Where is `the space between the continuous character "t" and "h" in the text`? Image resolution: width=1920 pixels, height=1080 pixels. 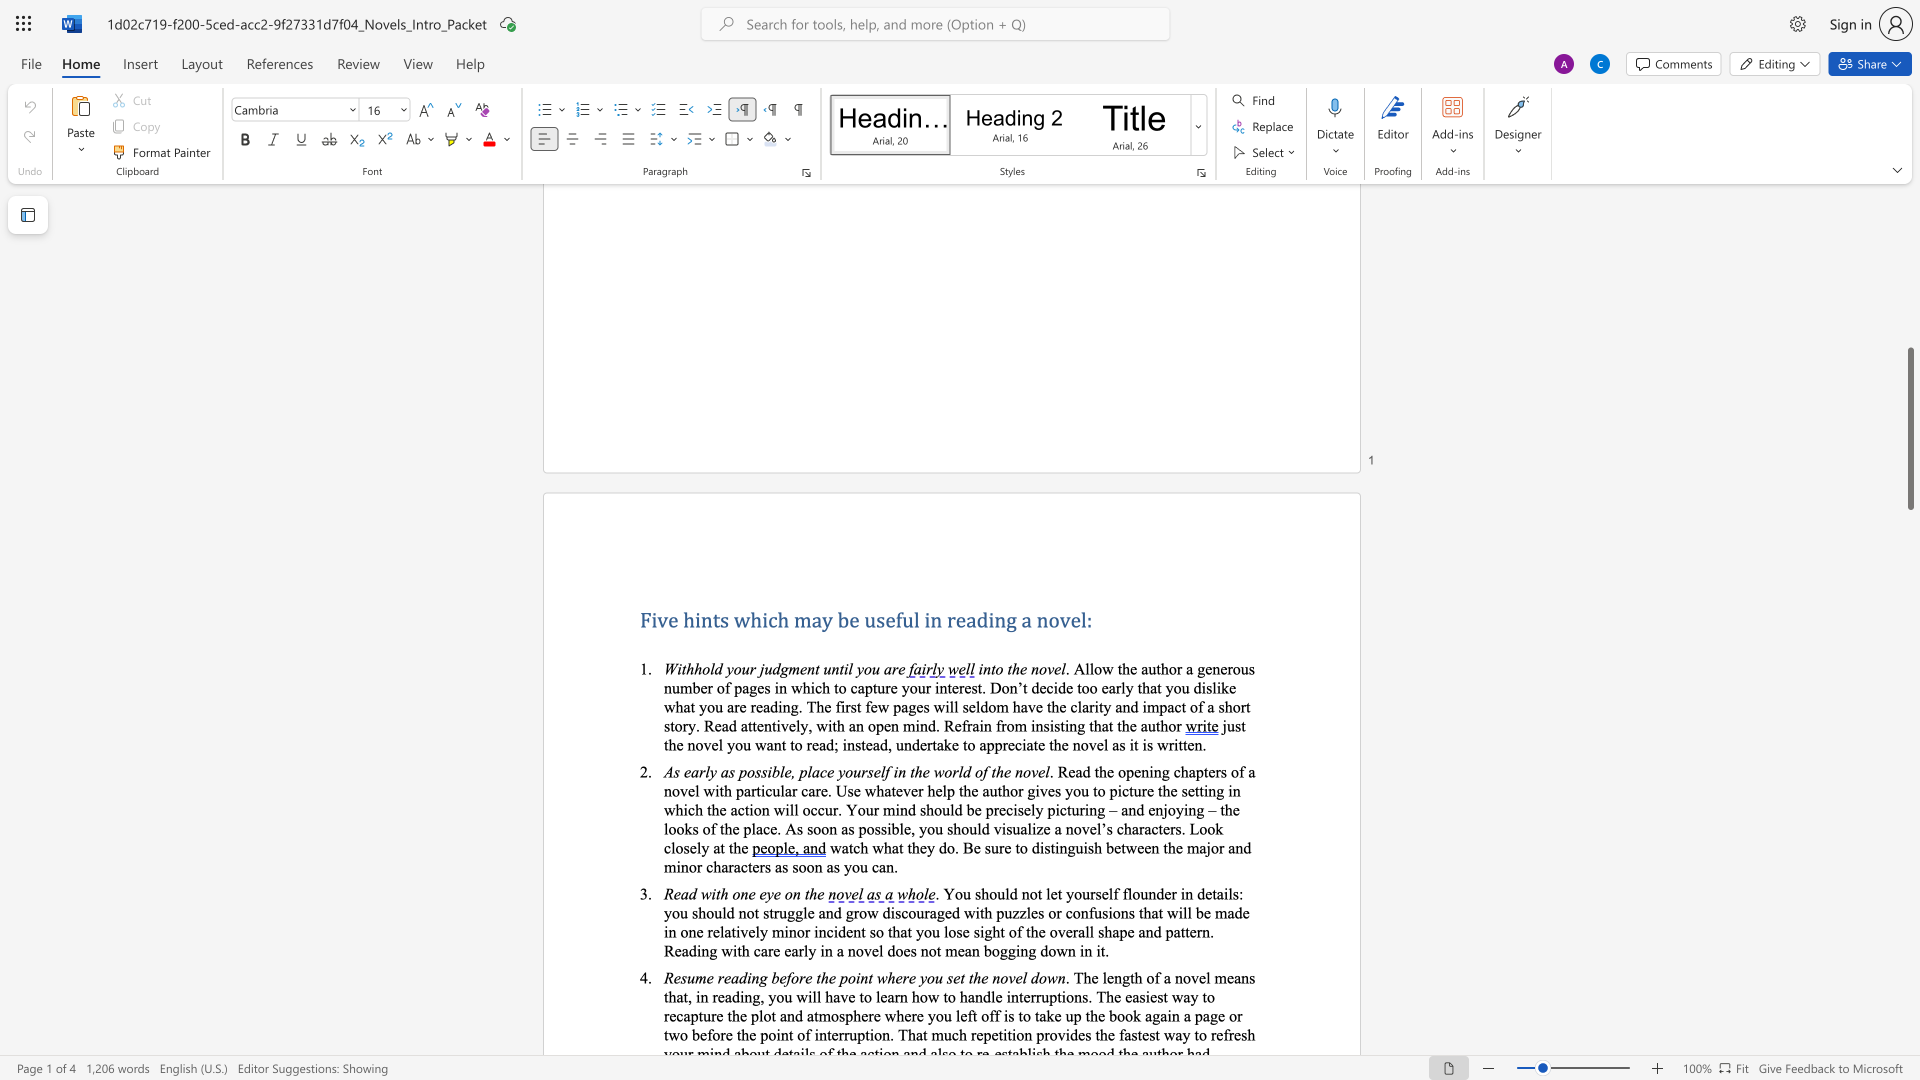 the space between the continuous character "t" and "h" in the text is located at coordinates (687, 668).